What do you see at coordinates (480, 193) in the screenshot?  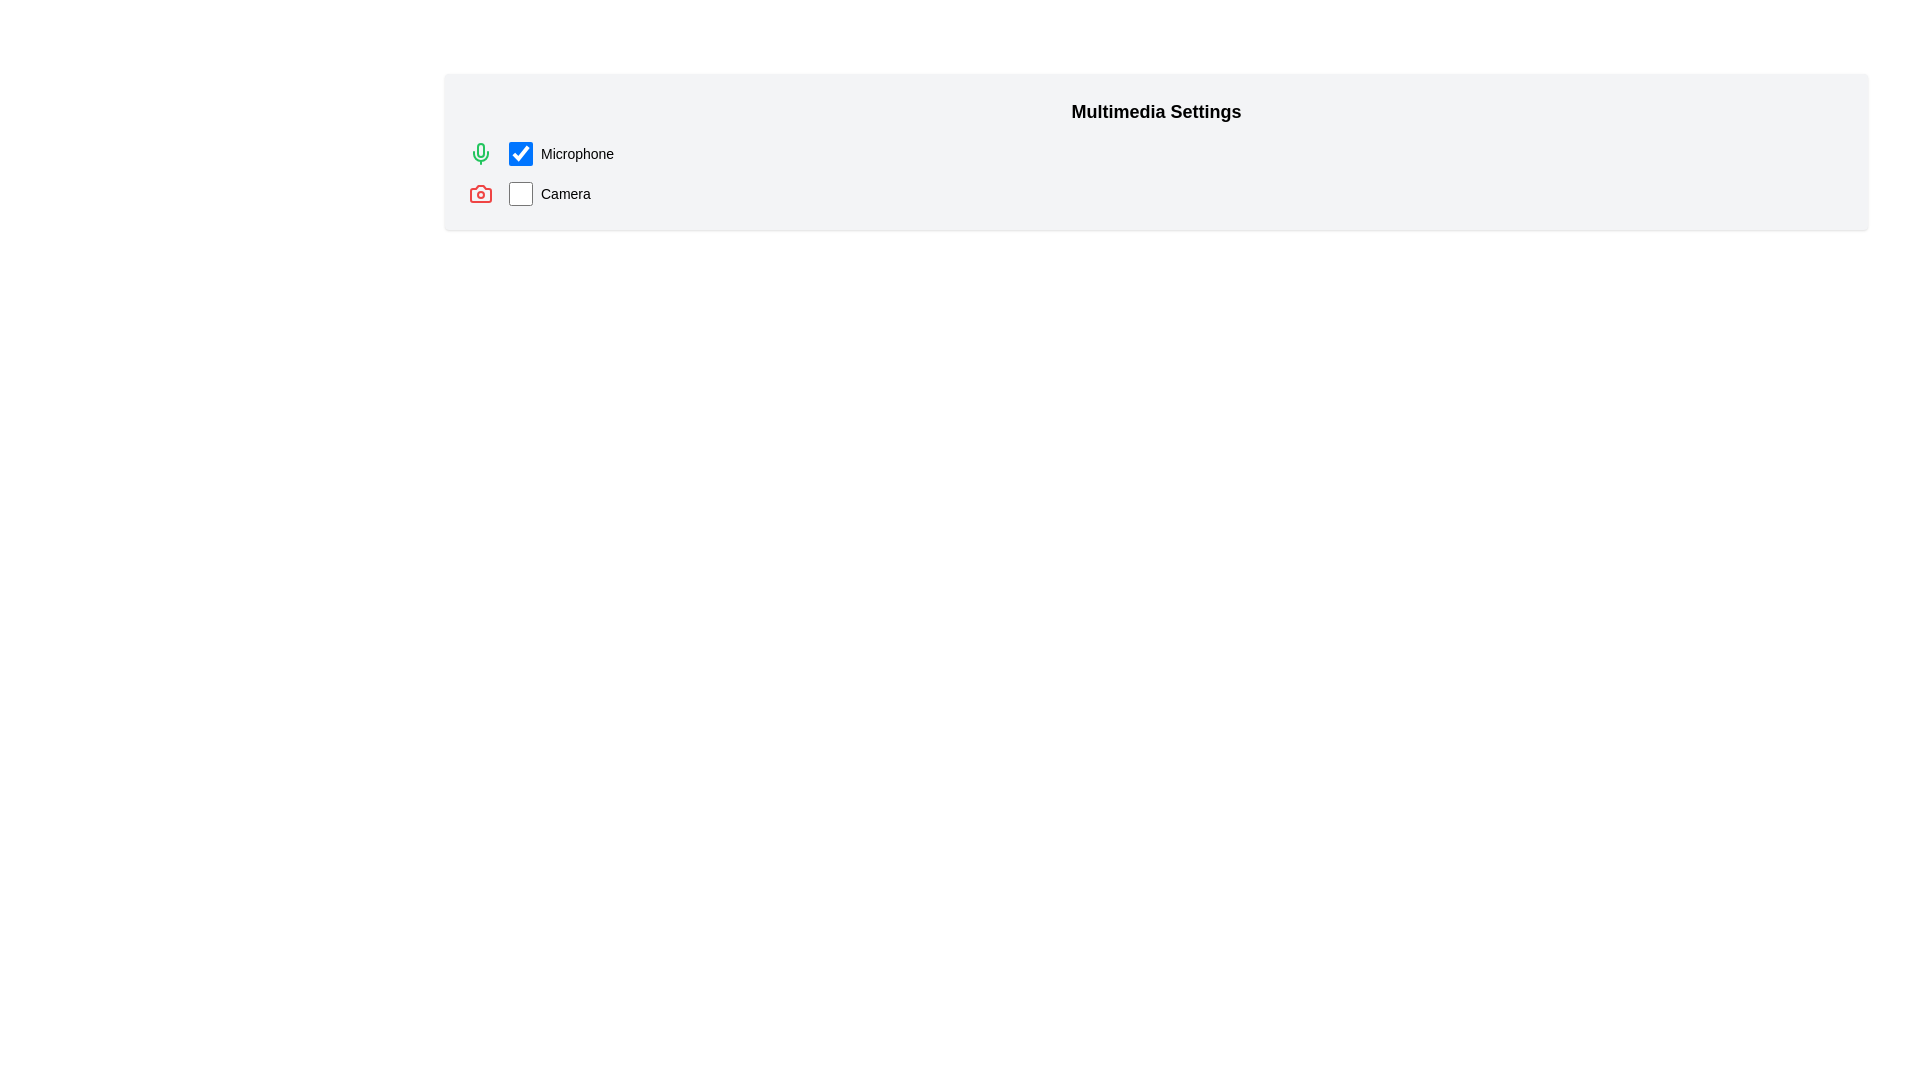 I see `the camera icon located at the leftmost position within the horizontal layout in the second row of the settings section, adjacent to the checkbox and text labeled 'Camera'` at bounding box center [480, 193].